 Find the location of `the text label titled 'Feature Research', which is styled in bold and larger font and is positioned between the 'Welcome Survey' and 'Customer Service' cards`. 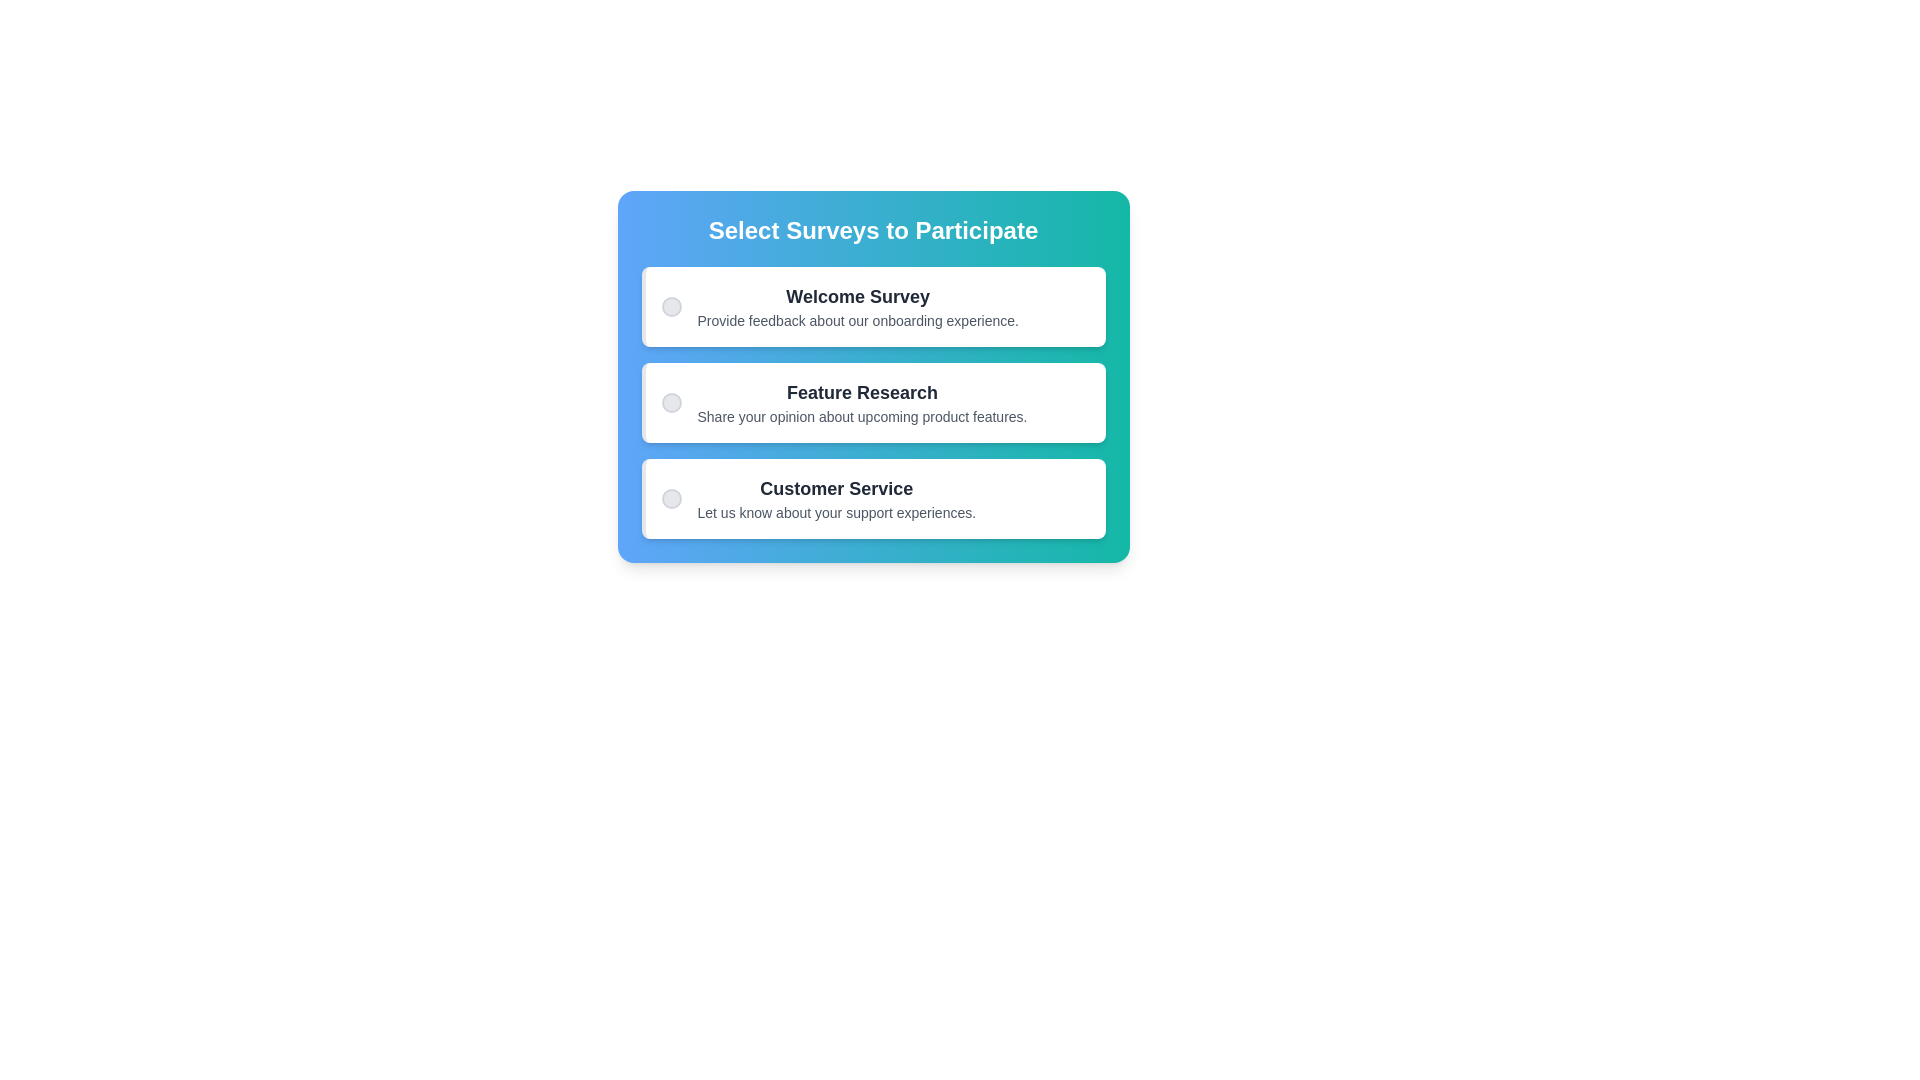

the text label titled 'Feature Research', which is styled in bold and larger font and is positioned between the 'Welcome Survey' and 'Customer Service' cards is located at coordinates (862, 393).